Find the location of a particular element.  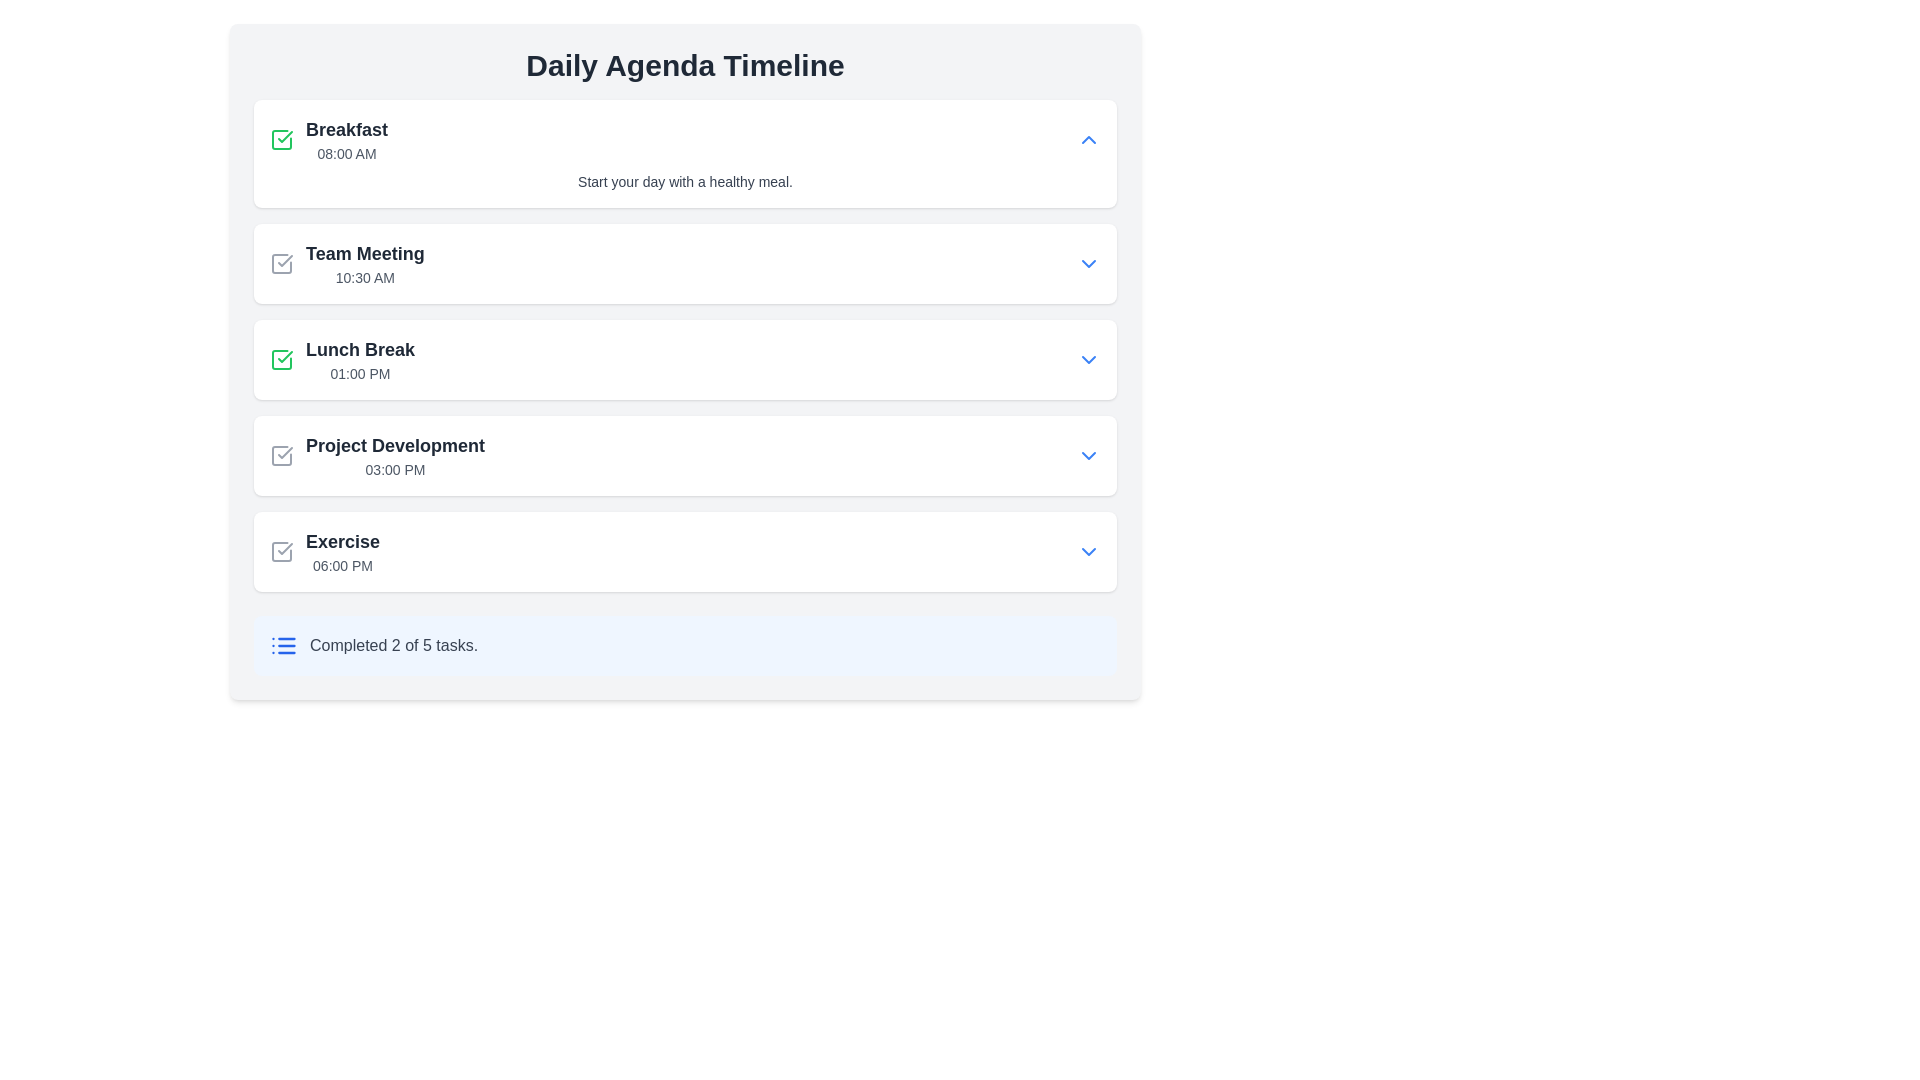

the informational label for the scheduled event titled 'Lunch Break' located in the third row of the agenda list is located at coordinates (360, 358).